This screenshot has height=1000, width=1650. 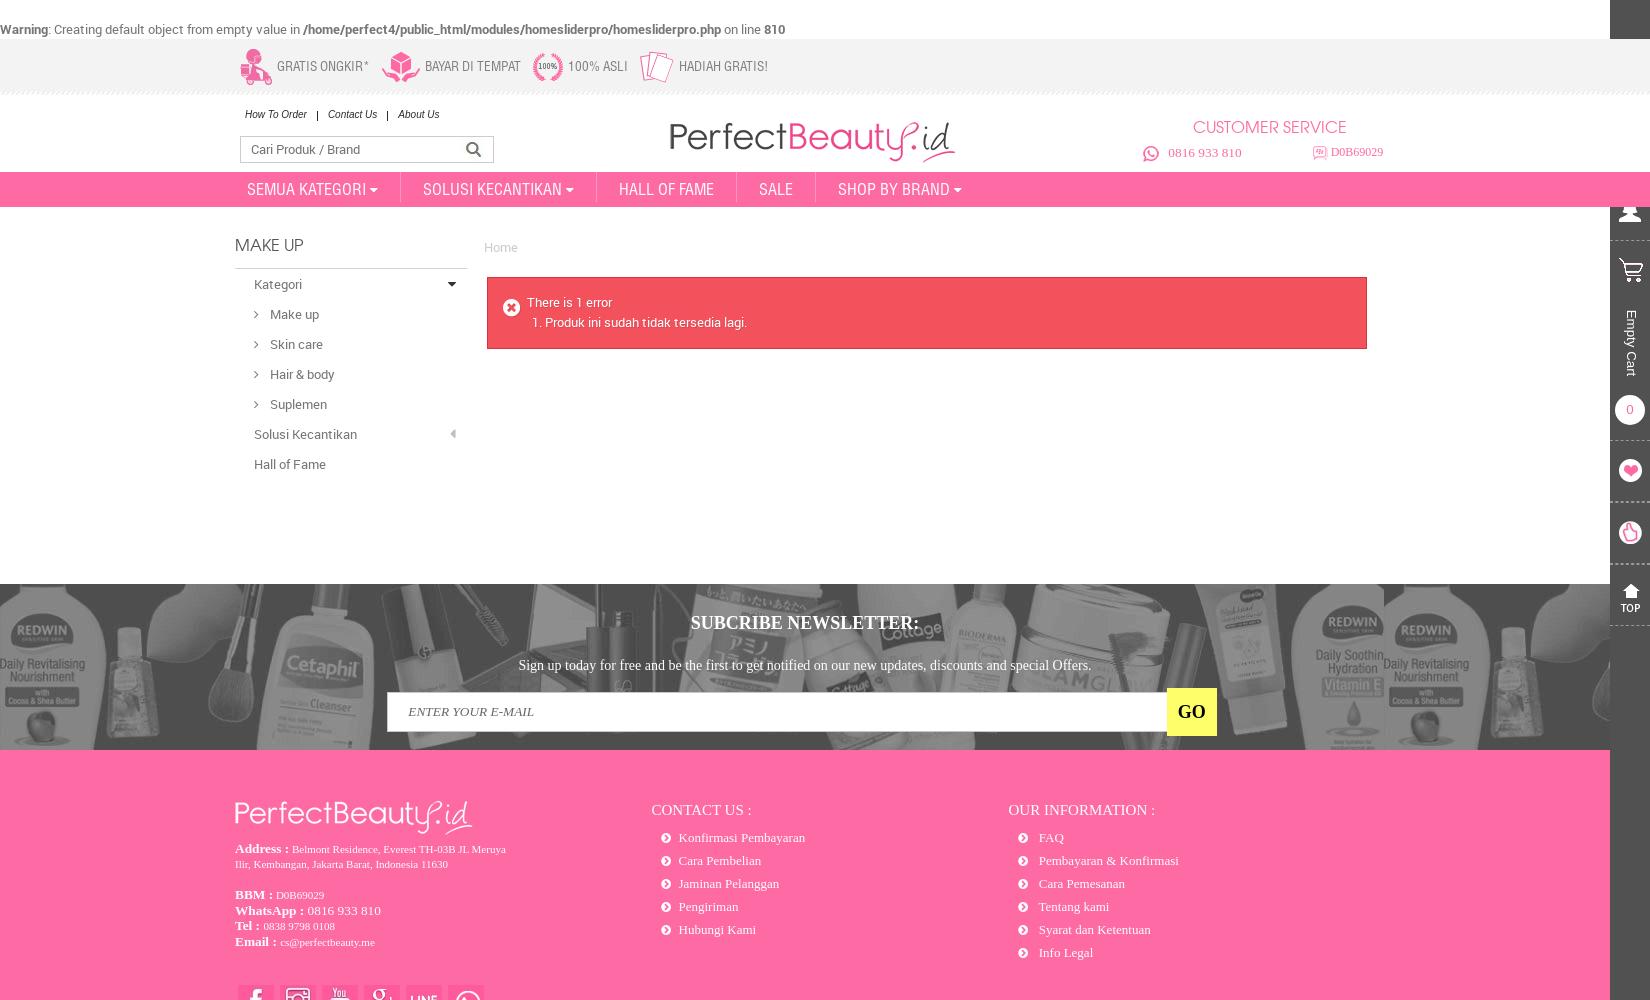 What do you see at coordinates (278, 284) in the screenshot?
I see `'Kategori'` at bounding box center [278, 284].